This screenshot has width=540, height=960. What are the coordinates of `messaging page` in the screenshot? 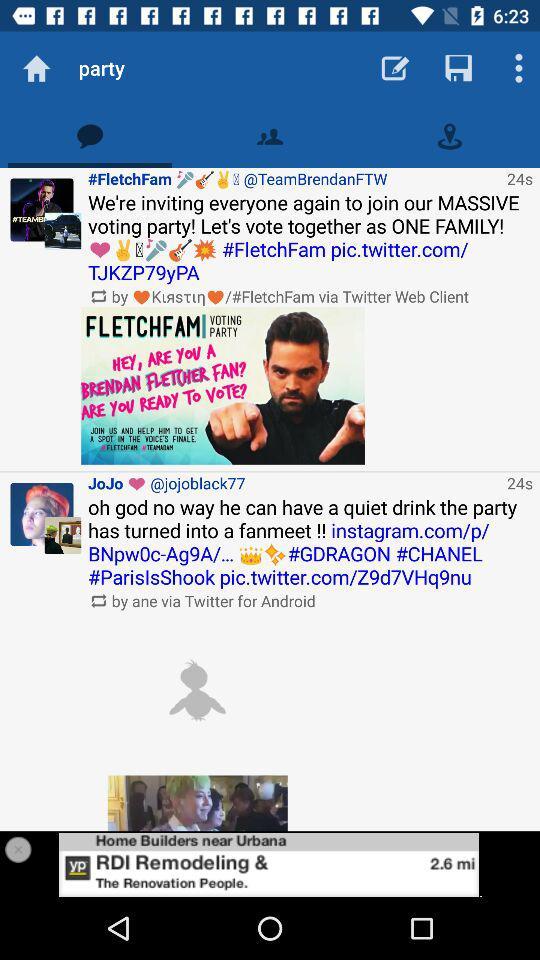 It's located at (89, 135).